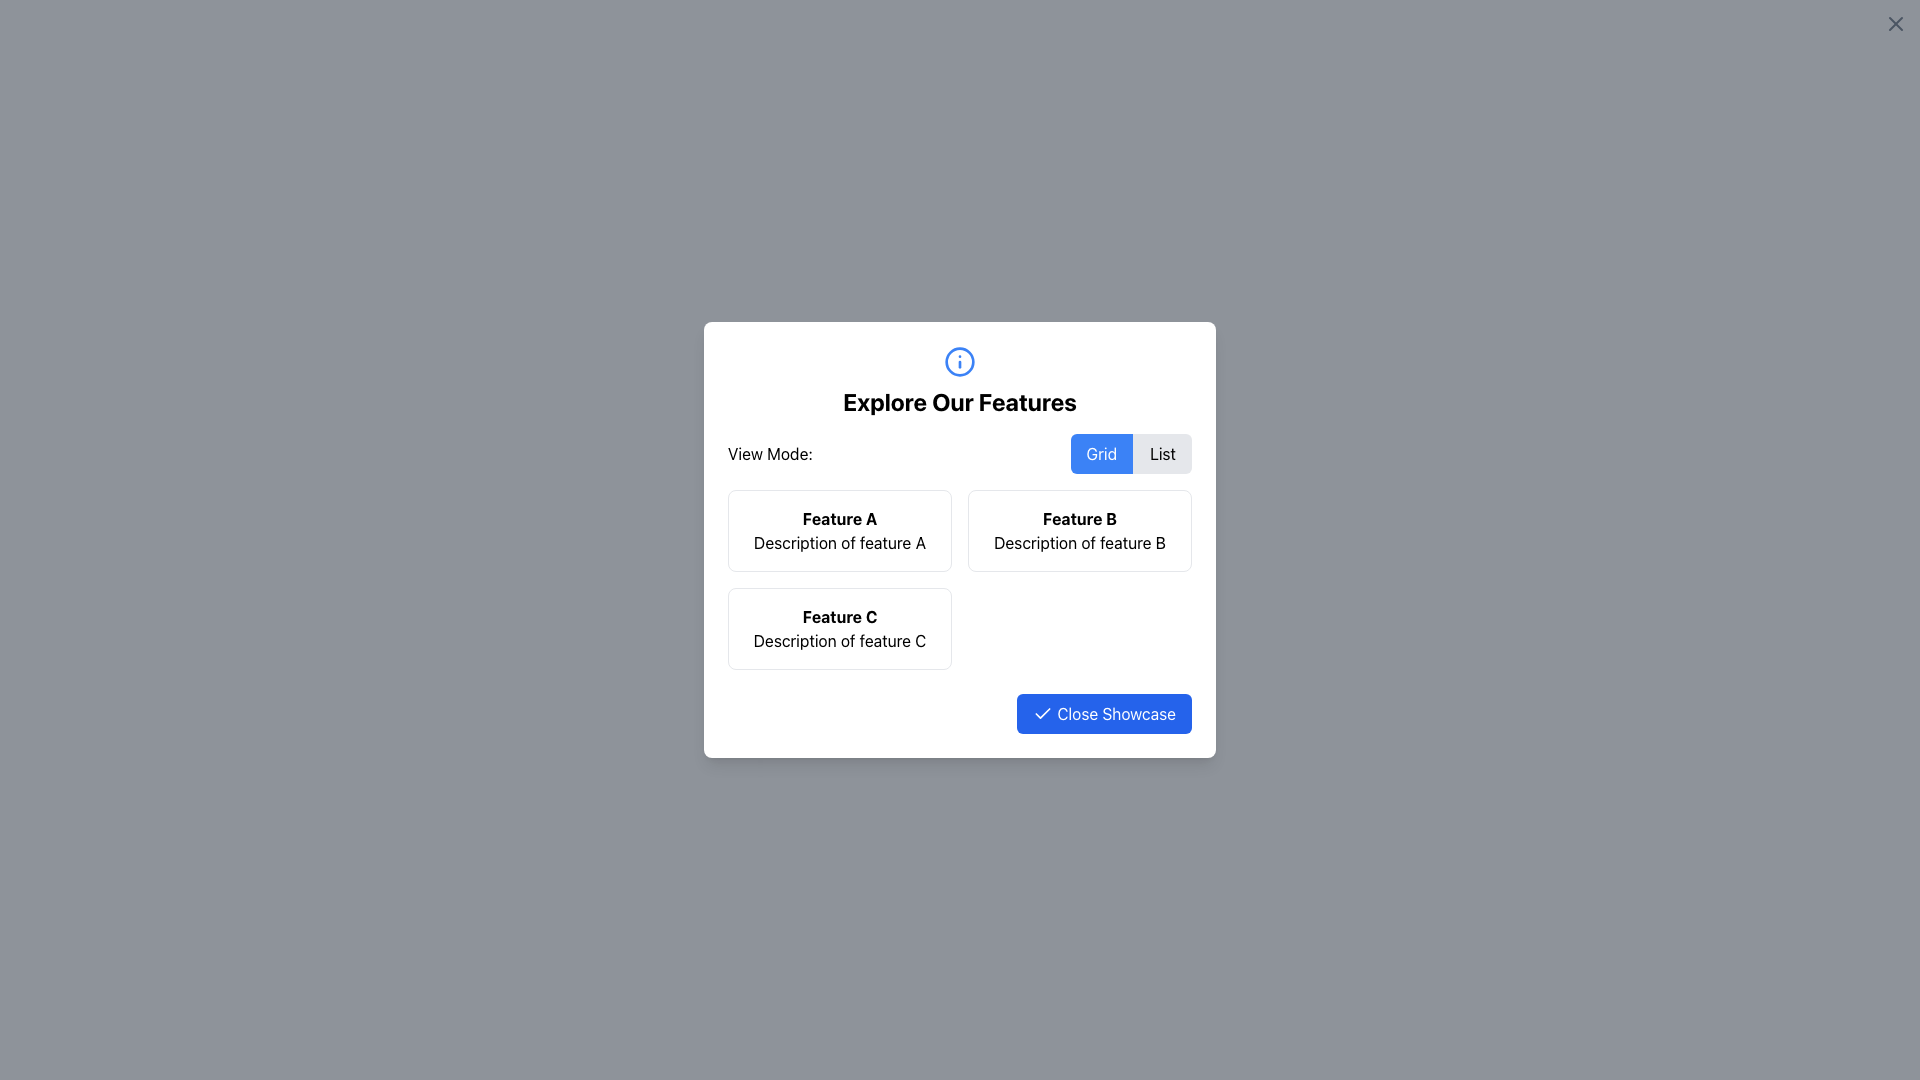 The image size is (1920, 1080). What do you see at coordinates (1163, 454) in the screenshot?
I see `the 'List' toggle button, which is styled with a gray background and rounded right corners, located immediately to the right of the 'Grid' button in a horizontal toggle interface` at bounding box center [1163, 454].